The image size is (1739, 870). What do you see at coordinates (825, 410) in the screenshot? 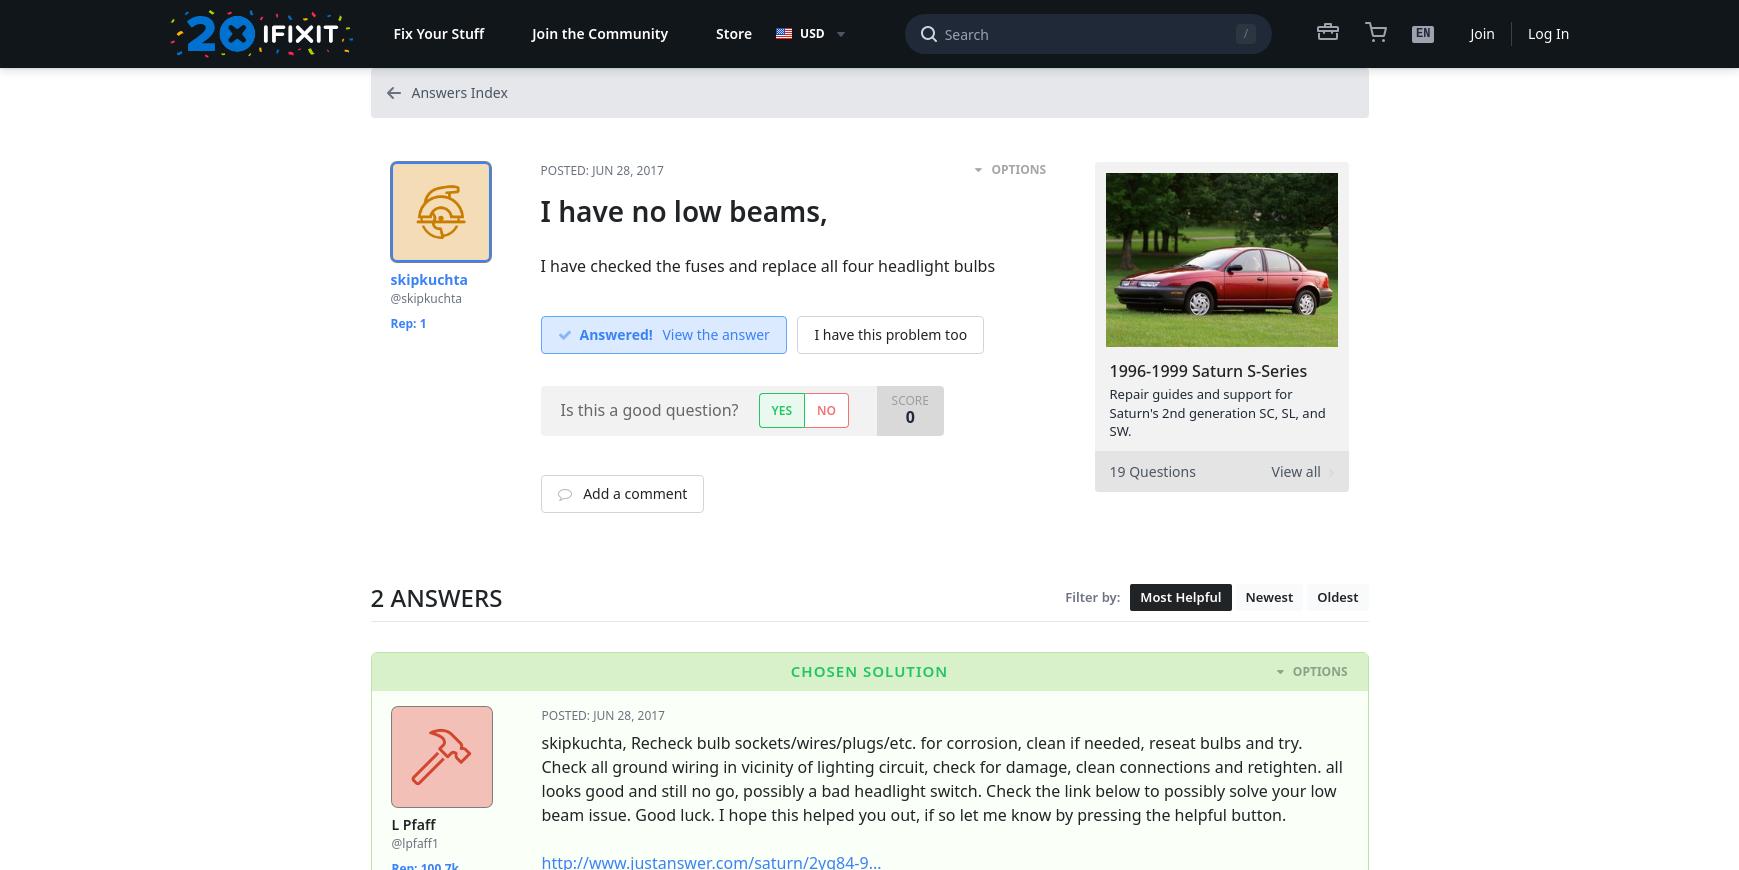
I see `'No'` at bounding box center [825, 410].